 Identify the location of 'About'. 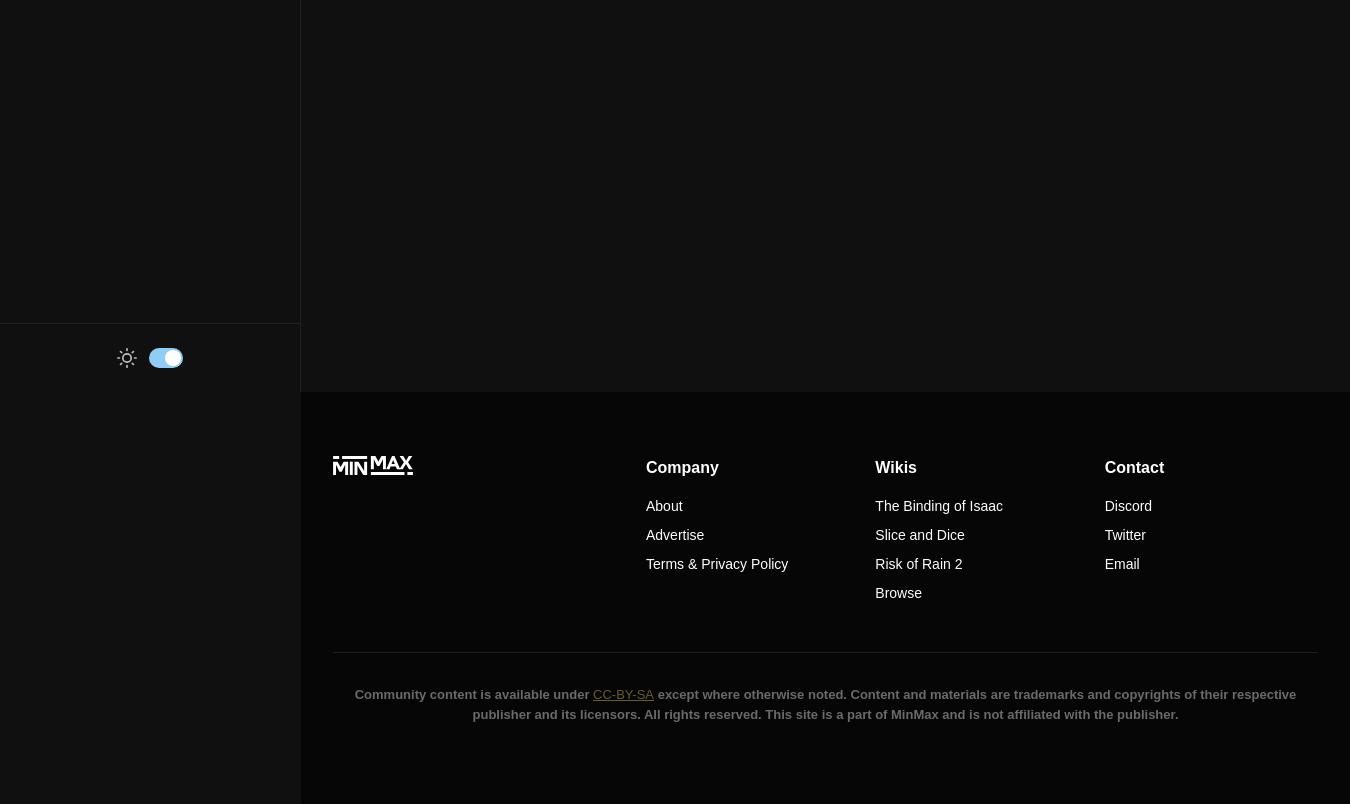
(664, 506).